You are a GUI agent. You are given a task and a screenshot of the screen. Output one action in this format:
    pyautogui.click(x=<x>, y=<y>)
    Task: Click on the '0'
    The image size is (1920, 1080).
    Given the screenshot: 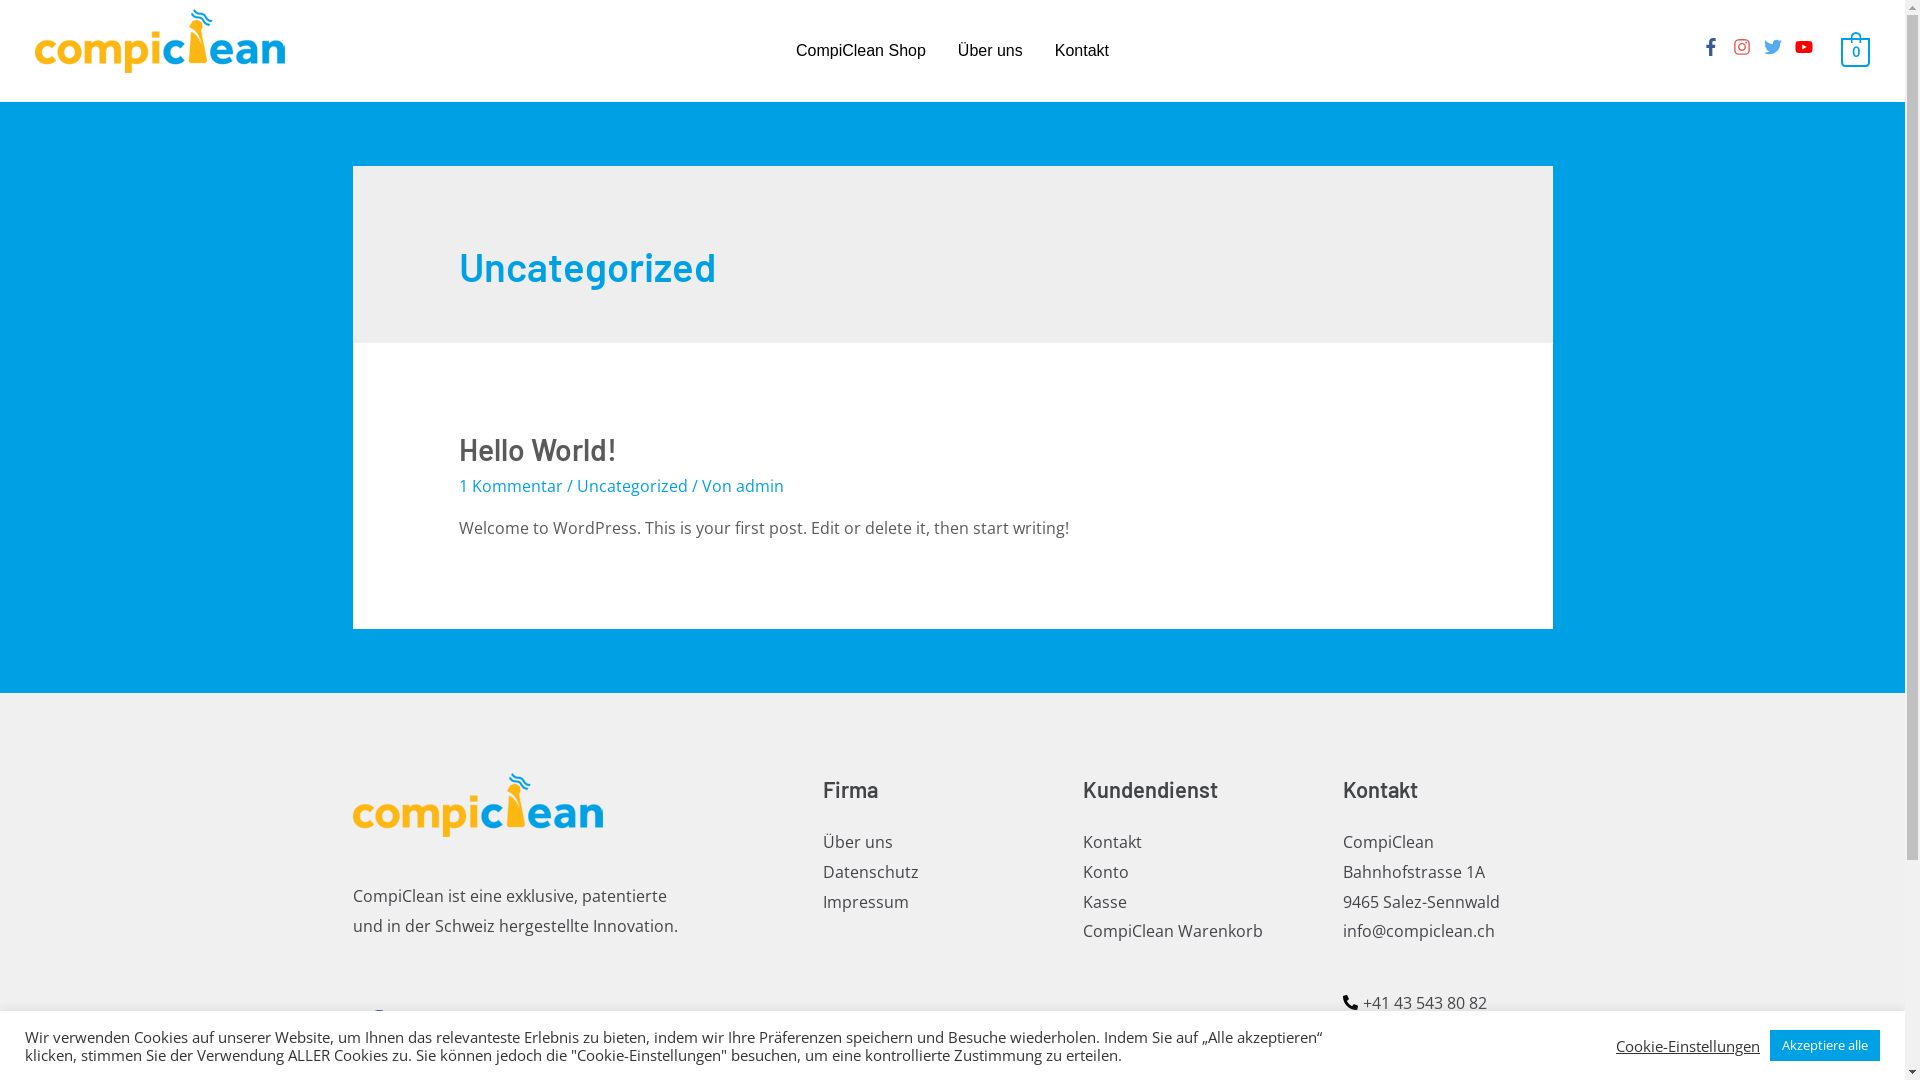 What is the action you would take?
    pyautogui.click(x=1854, y=49)
    